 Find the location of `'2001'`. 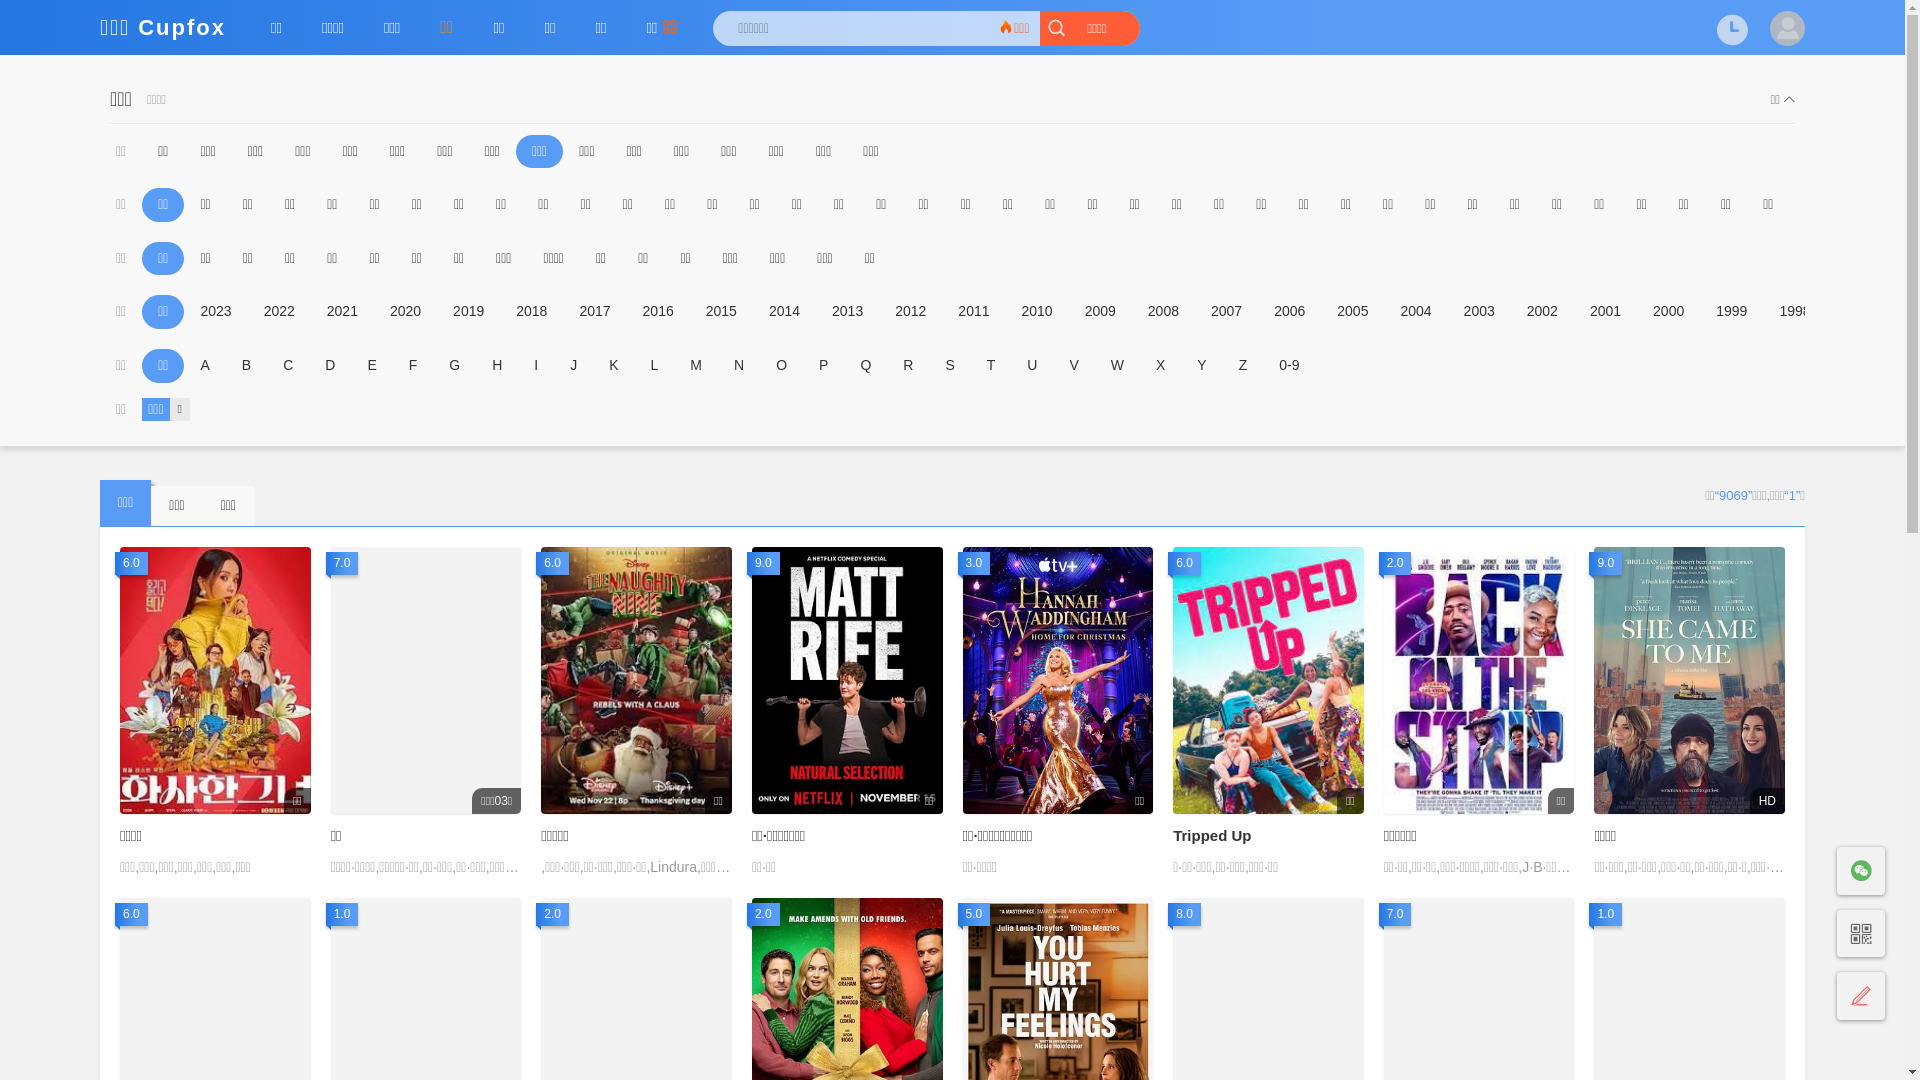

'2001' is located at coordinates (1573, 312).